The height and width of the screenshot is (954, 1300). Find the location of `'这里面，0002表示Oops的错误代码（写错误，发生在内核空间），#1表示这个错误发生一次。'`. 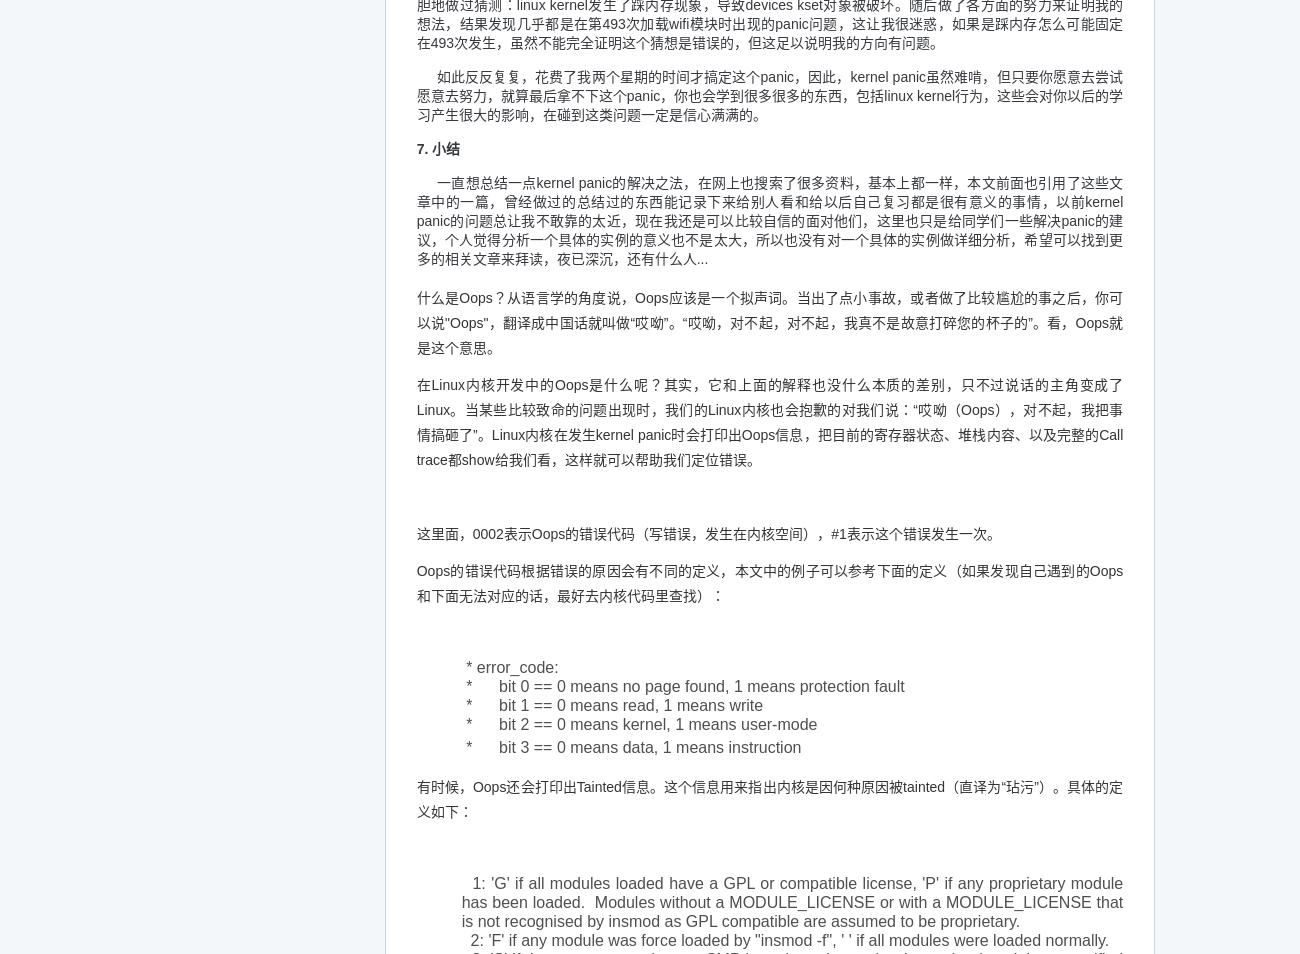

'这里面，0002表示Oops的错误代码（写错误，发生在内核空间），#1表示这个错误发生一次。' is located at coordinates (416, 532).